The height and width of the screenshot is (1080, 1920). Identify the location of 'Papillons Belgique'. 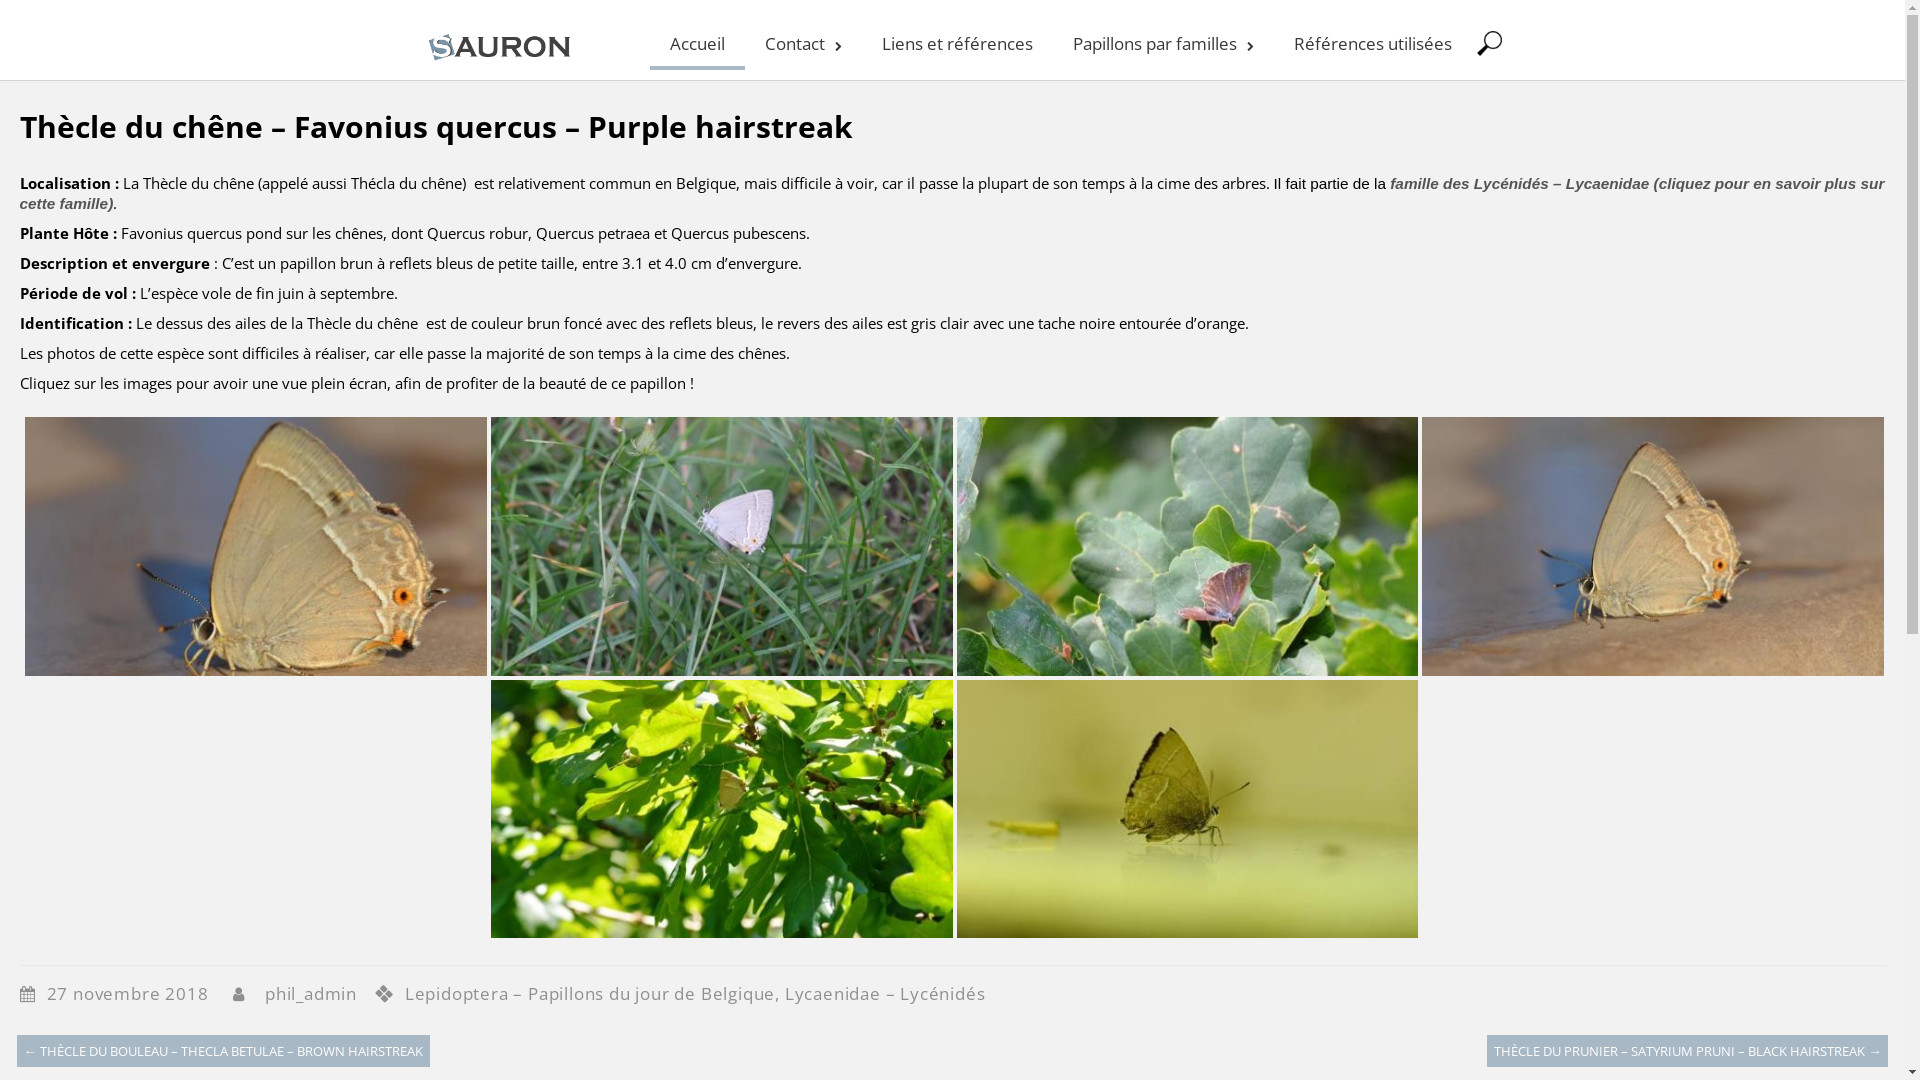
(421, 59).